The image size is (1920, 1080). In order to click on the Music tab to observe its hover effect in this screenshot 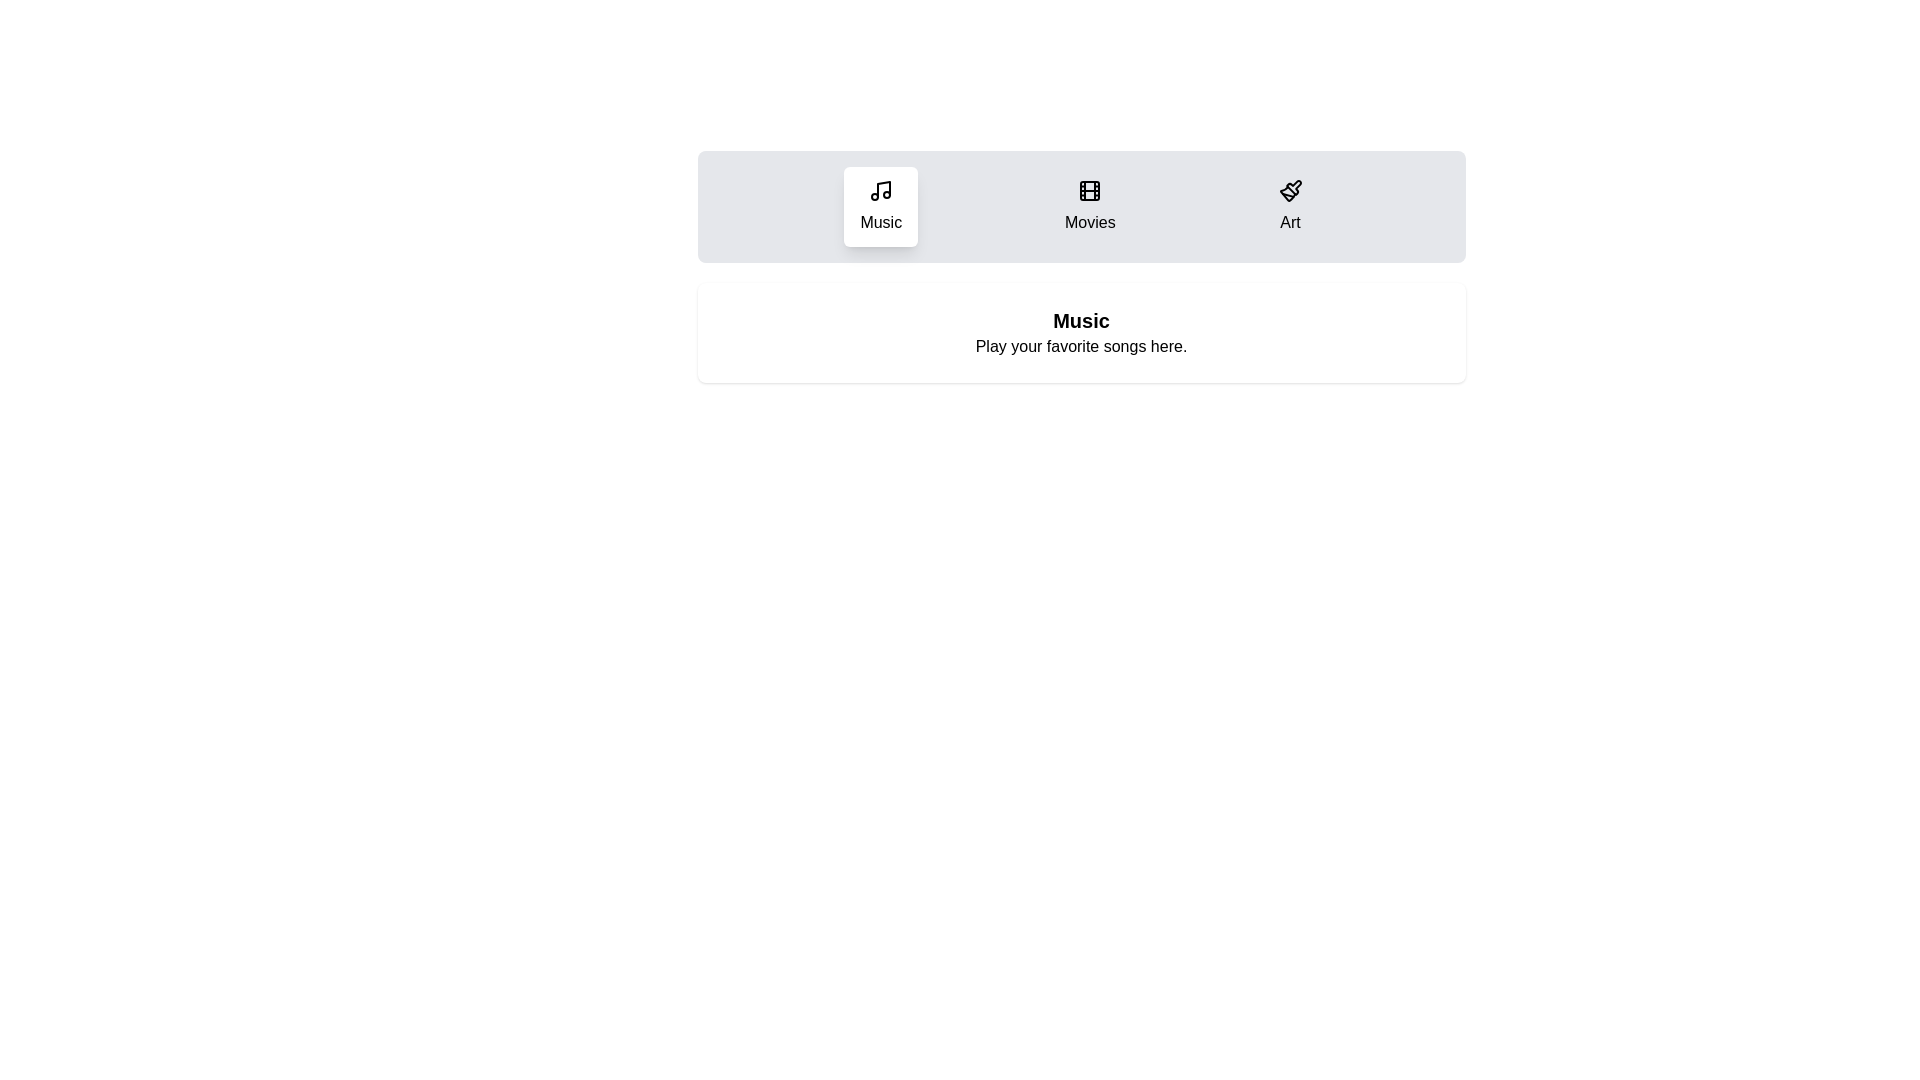, I will do `click(880, 207)`.